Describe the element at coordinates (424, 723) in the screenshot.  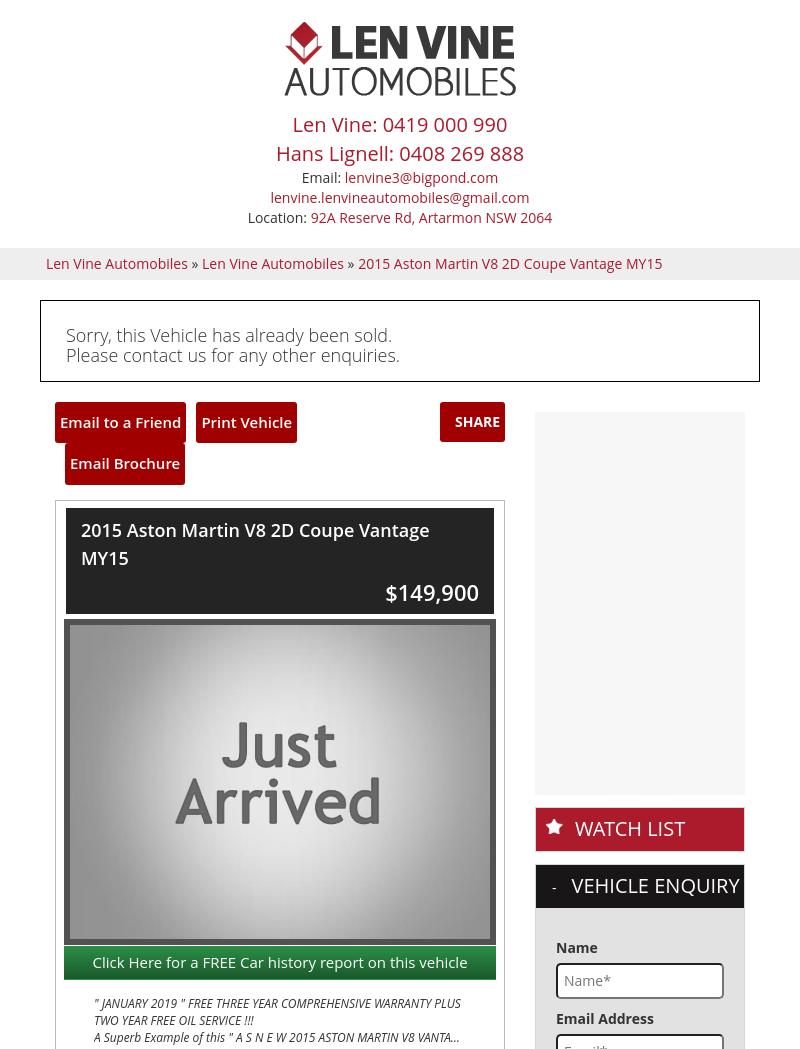
I see `'Enquiry Form'` at that location.